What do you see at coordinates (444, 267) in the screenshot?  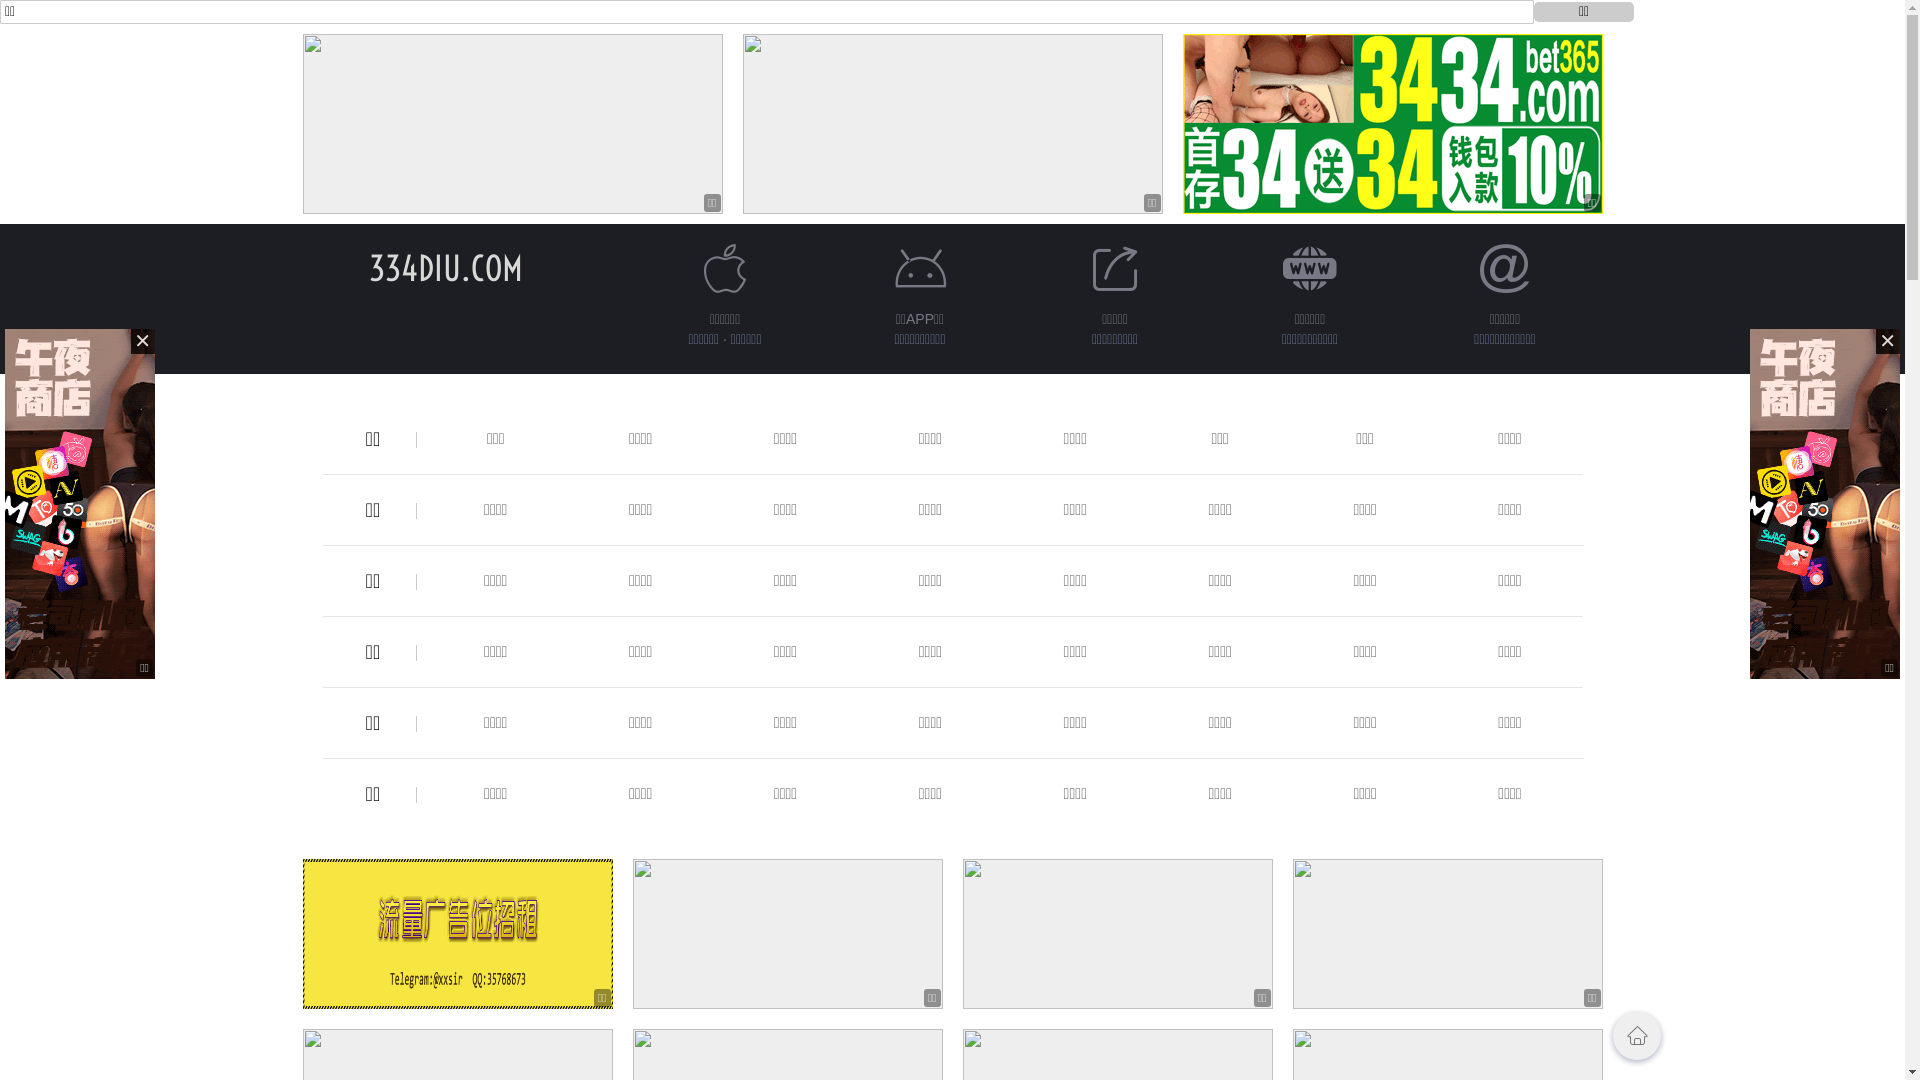 I see `'334DIU.COM'` at bounding box center [444, 267].